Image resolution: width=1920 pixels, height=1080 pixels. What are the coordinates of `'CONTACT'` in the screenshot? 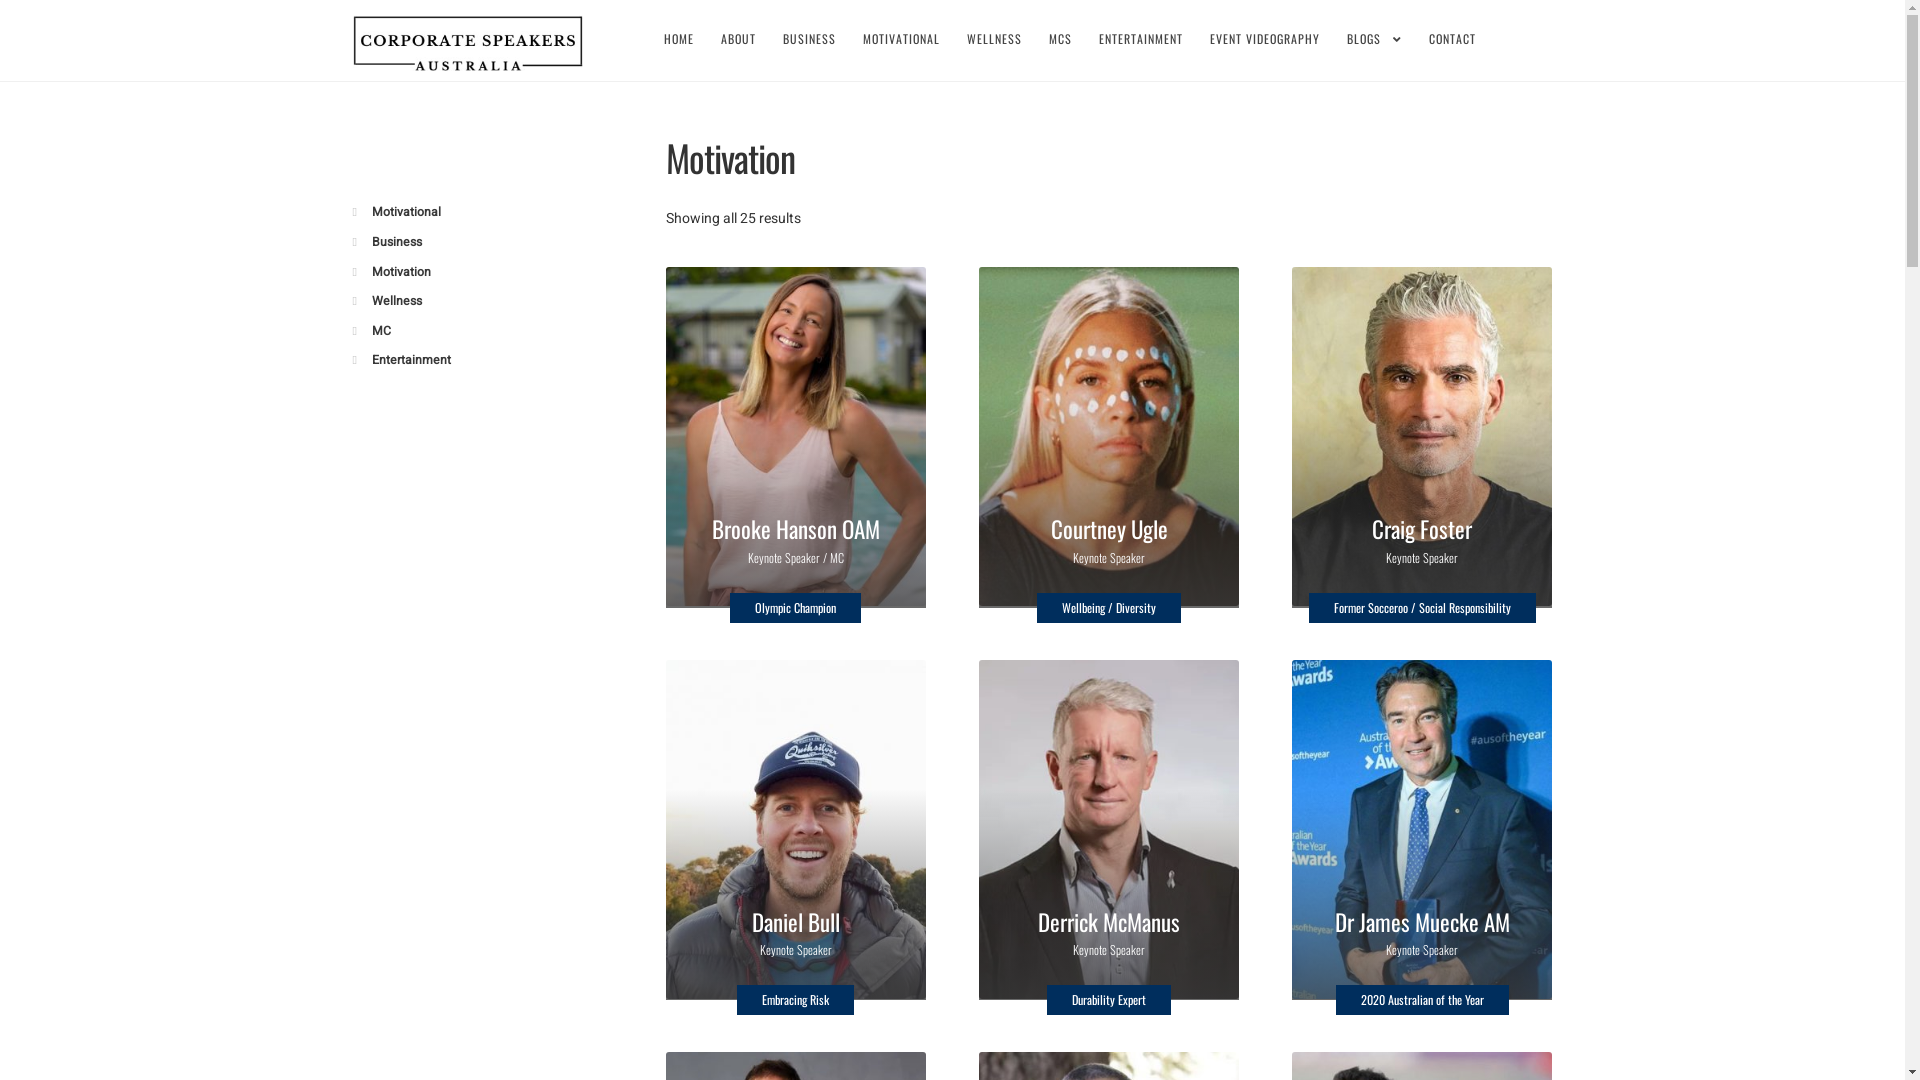 It's located at (1452, 38).